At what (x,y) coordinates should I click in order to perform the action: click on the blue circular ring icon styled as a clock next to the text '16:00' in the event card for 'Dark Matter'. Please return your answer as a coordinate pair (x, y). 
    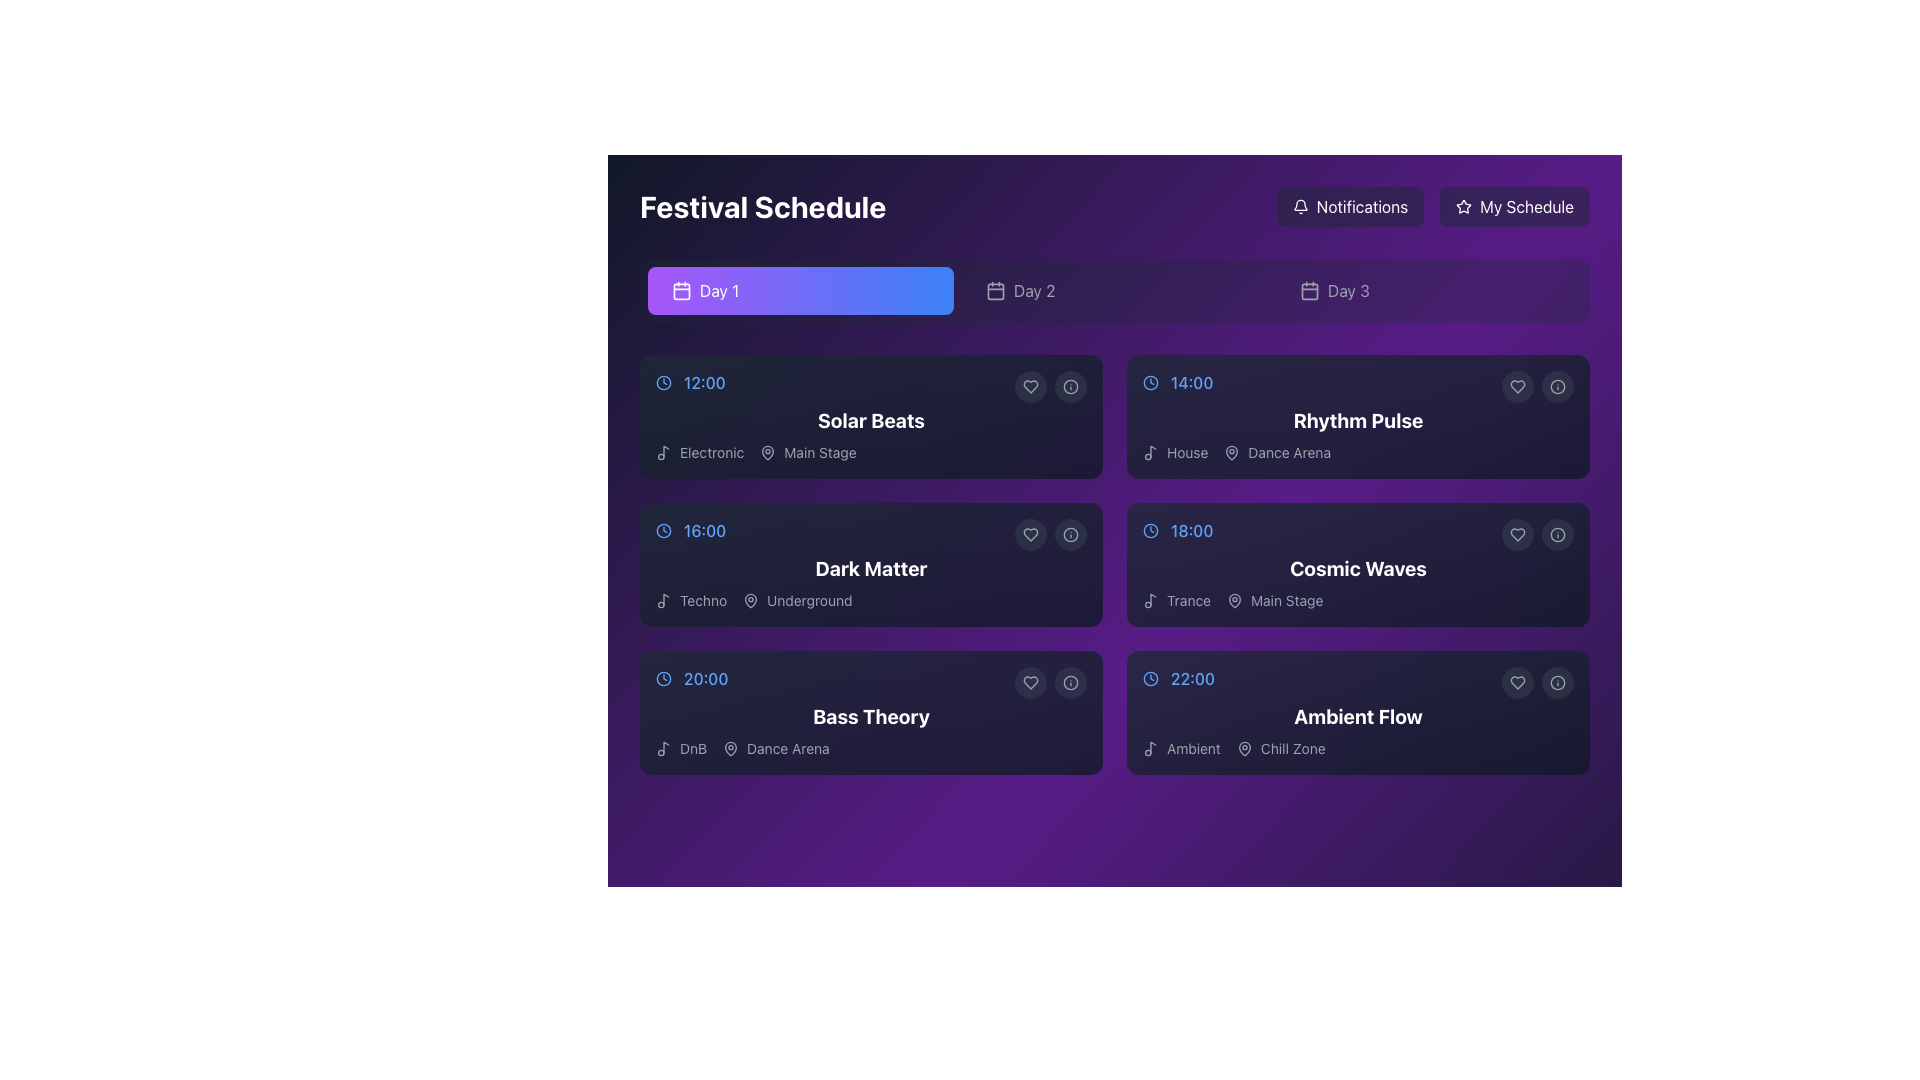
    Looking at the image, I should click on (663, 530).